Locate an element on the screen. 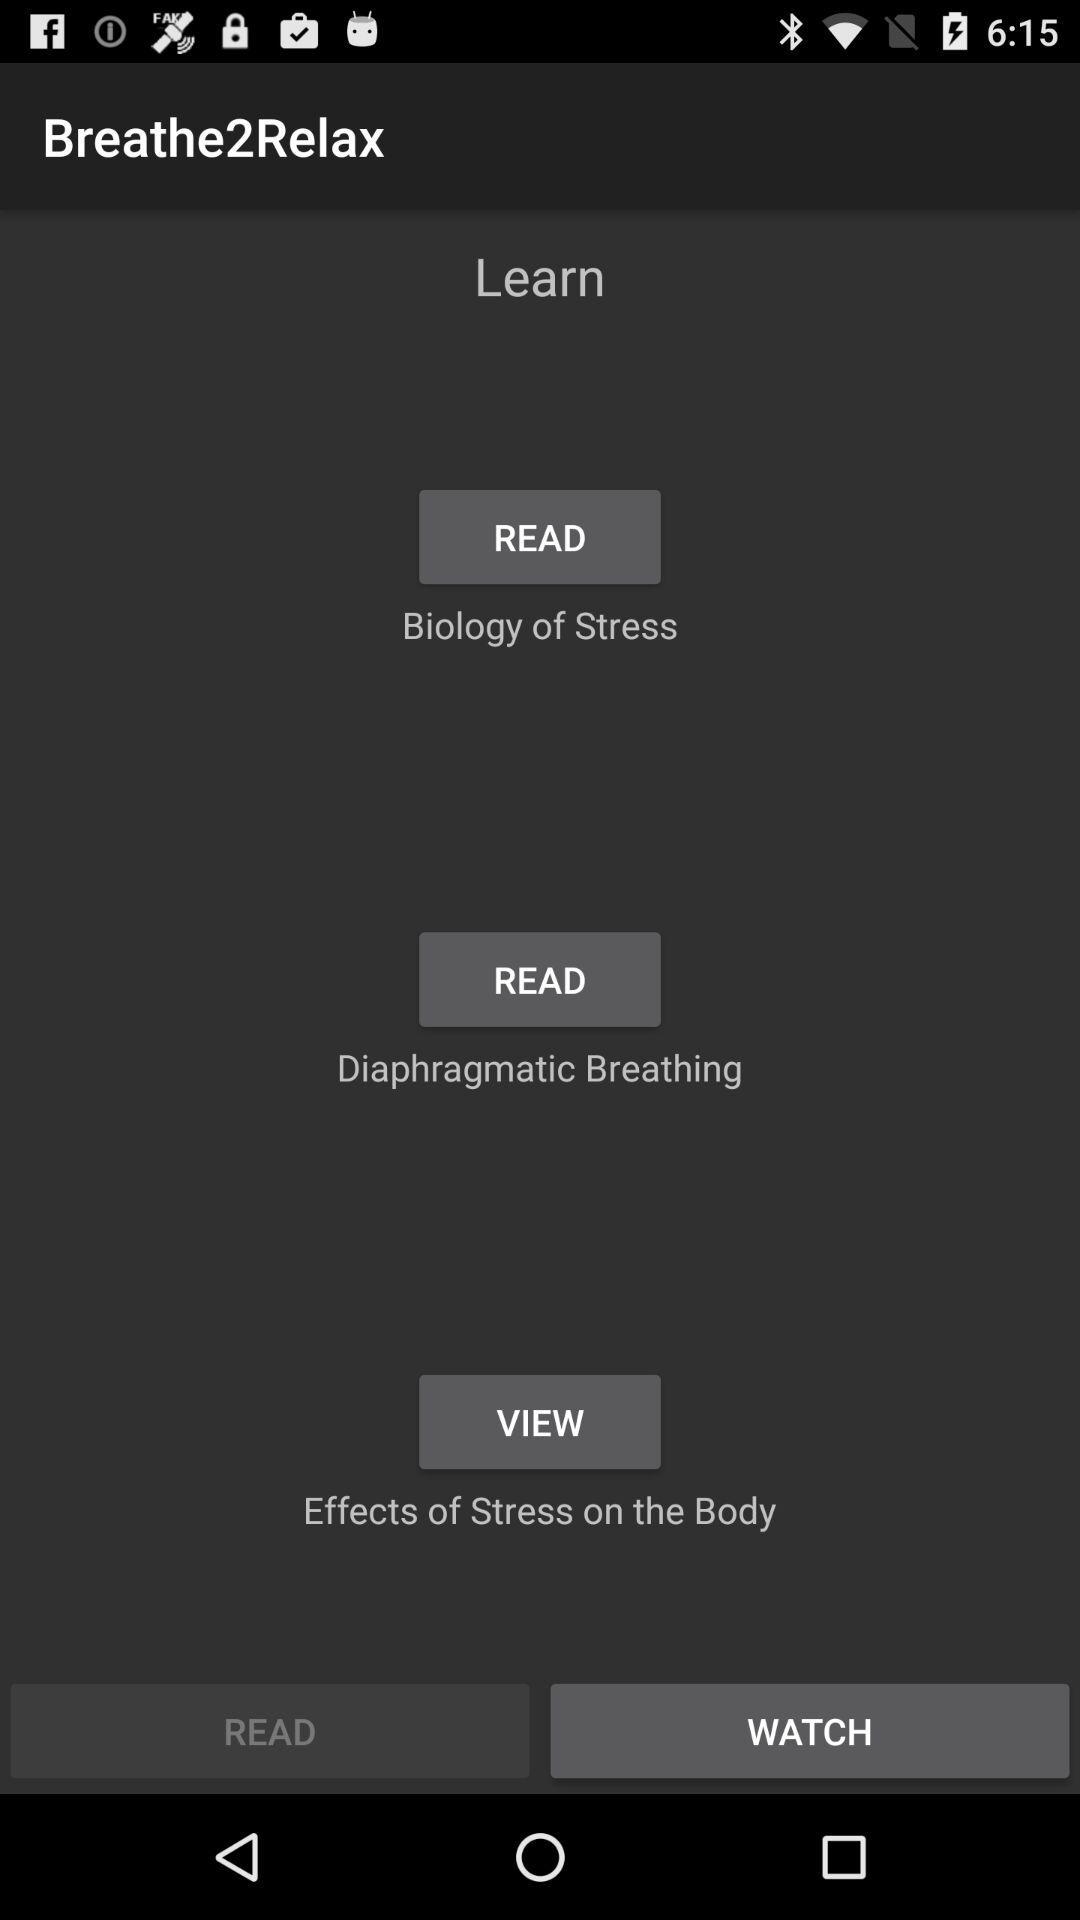  item above effects of stress item is located at coordinates (540, 1420).